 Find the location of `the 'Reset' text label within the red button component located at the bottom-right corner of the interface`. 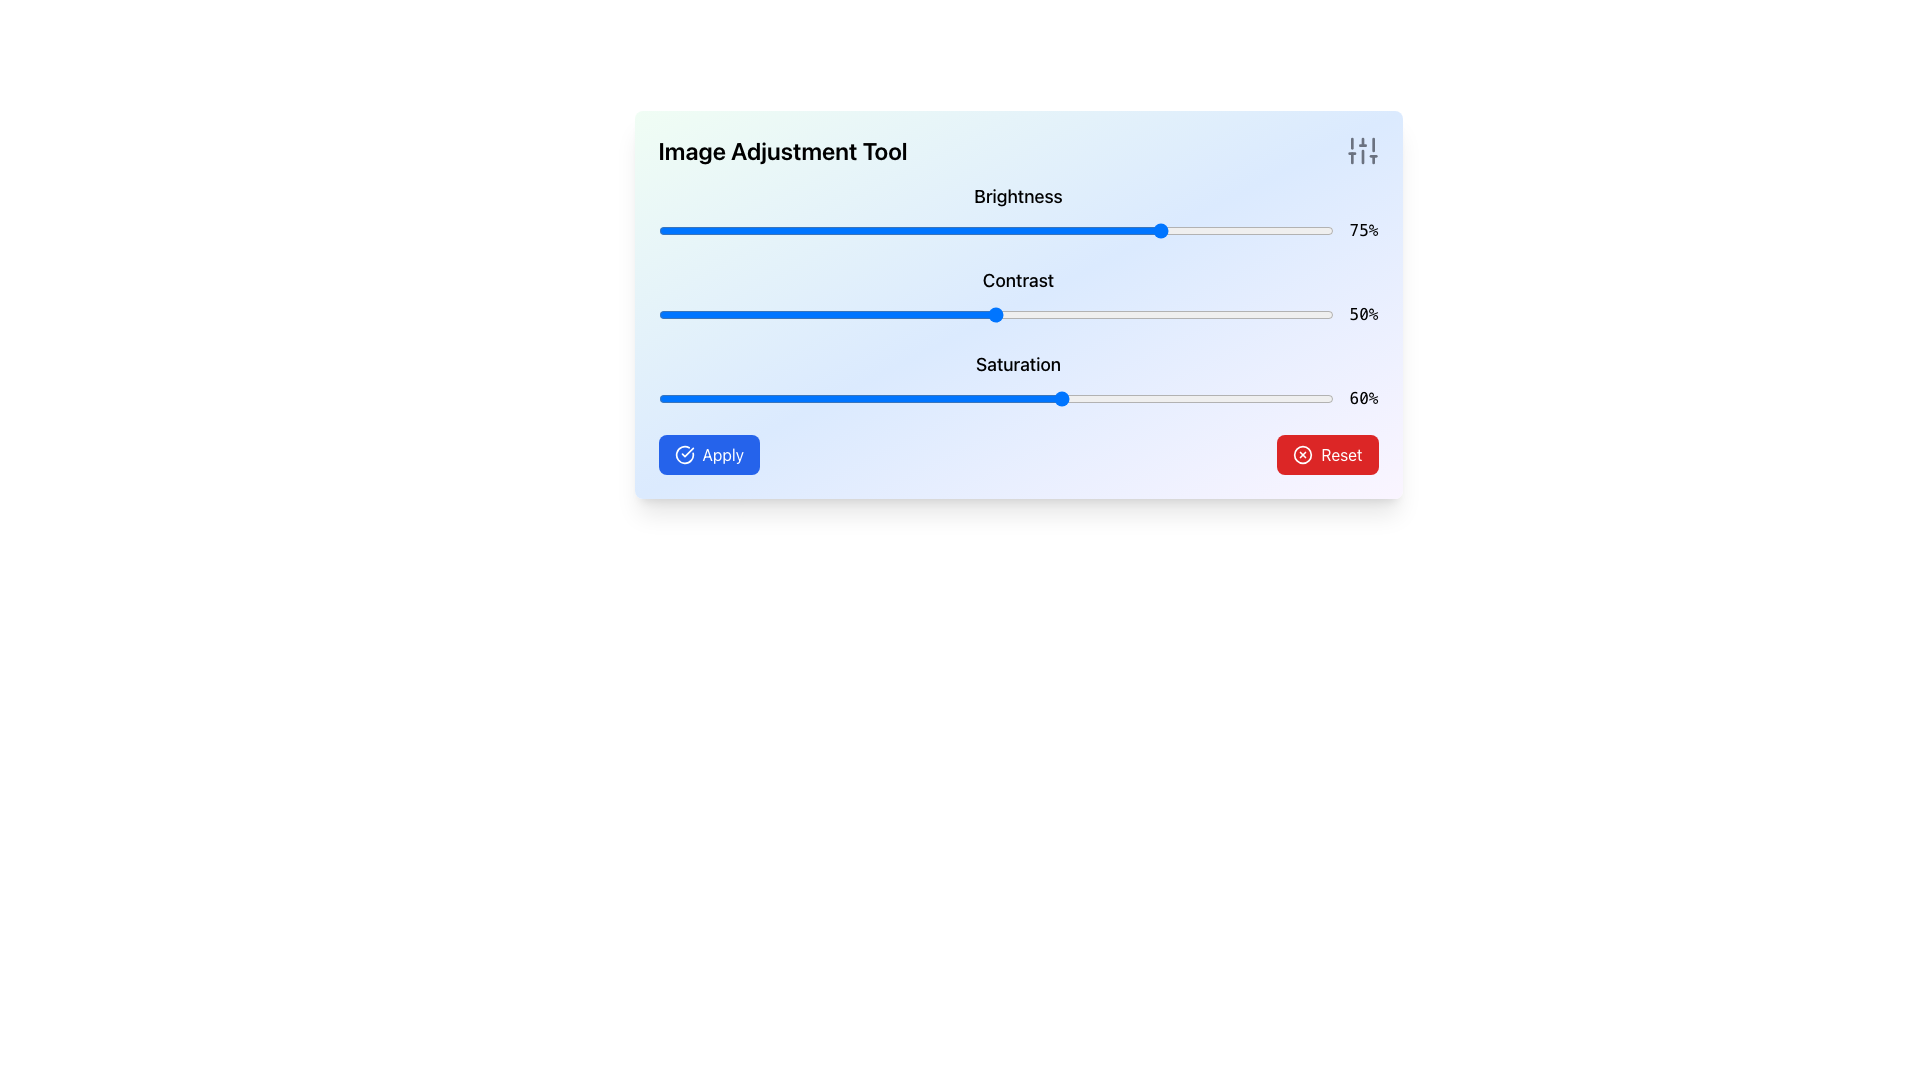

the 'Reset' text label within the red button component located at the bottom-right corner of the interface is located at coordinates (1341, 455).